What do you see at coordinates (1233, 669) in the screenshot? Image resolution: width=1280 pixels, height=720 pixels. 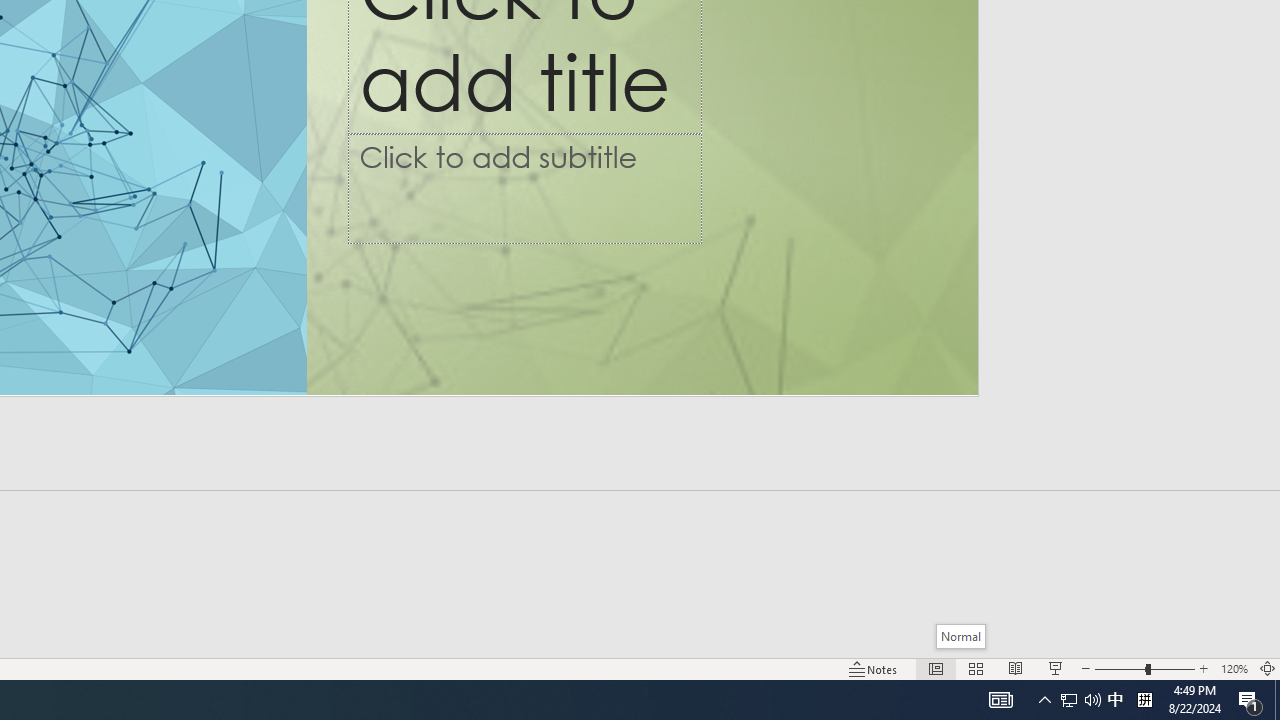 I see `'Zoom 120%'` at bounding box center [1233, 669].